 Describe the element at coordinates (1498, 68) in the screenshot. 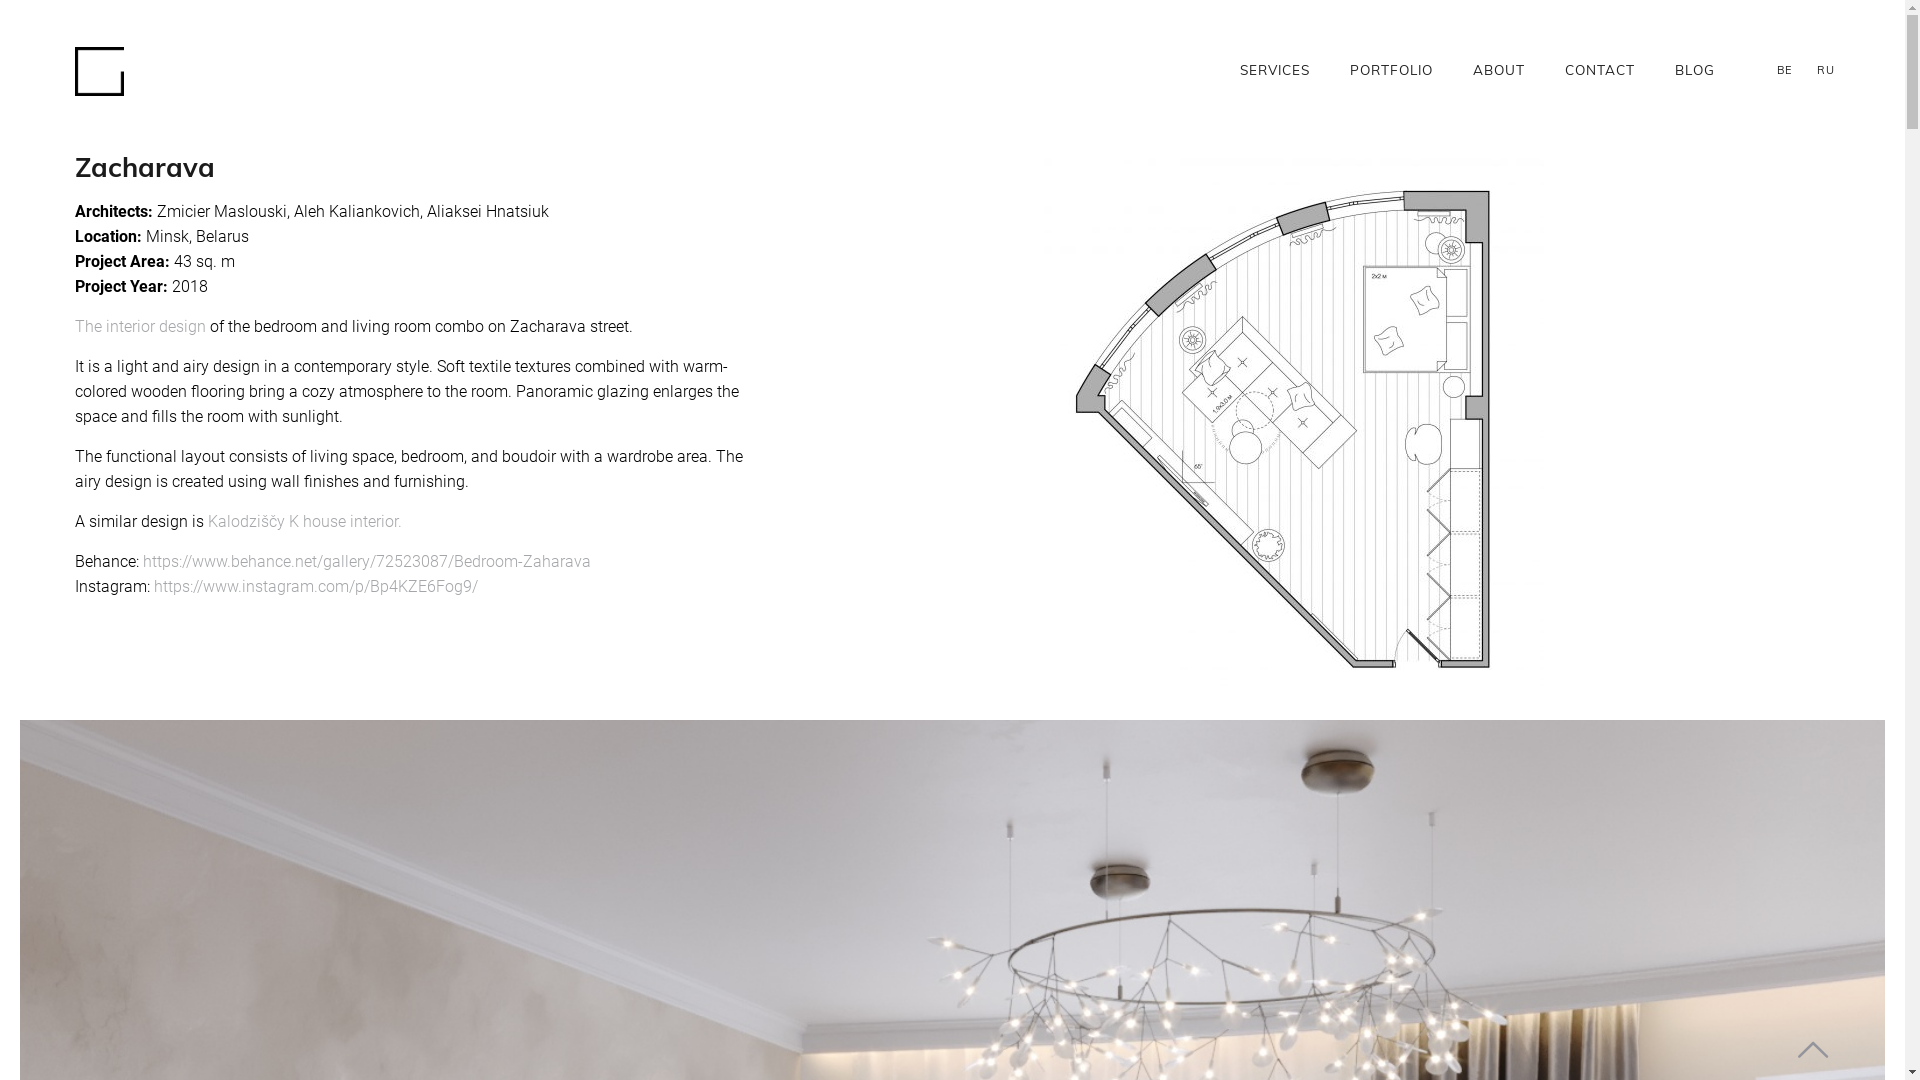

I see `'ABOUT'` at that location.